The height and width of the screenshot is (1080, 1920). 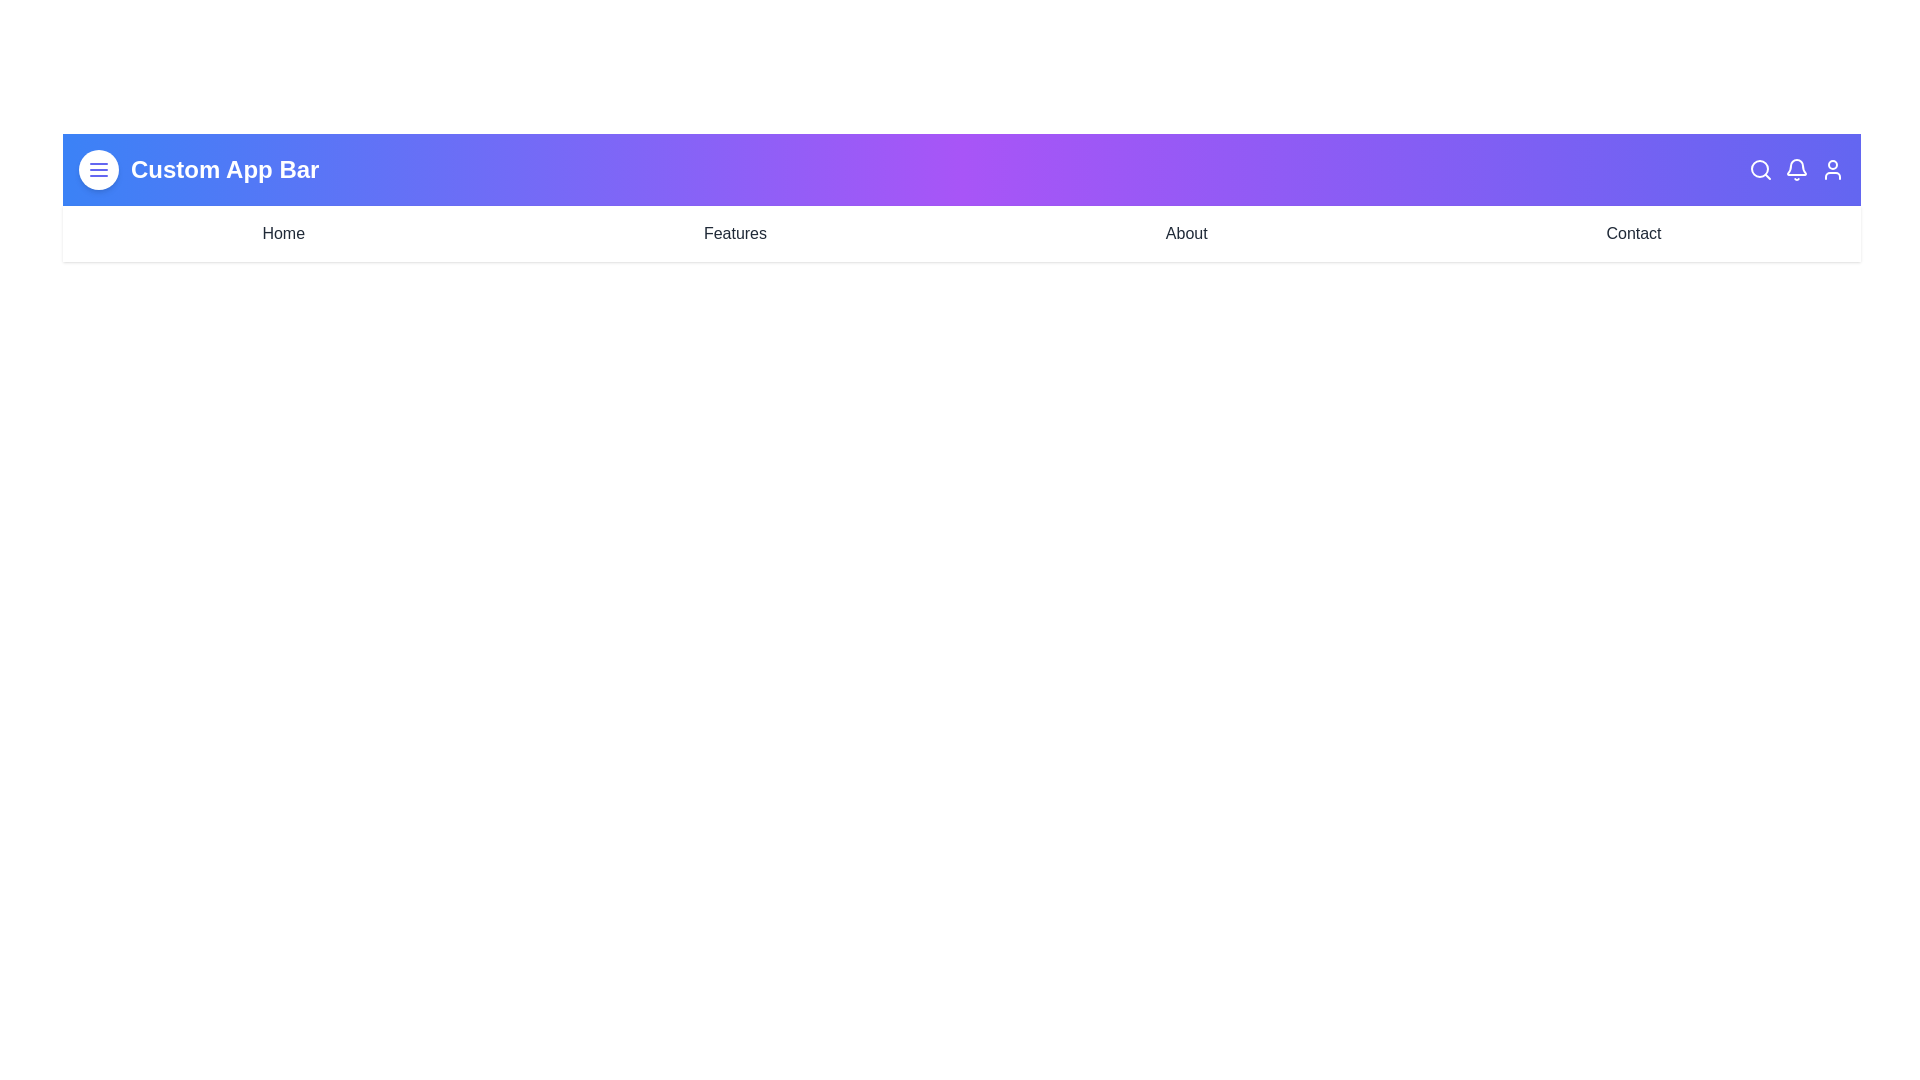 What do you see at coordinates (961, 197) in the screenshot?
I see `the app bar's gradient area to inspect its styling` at bounding box center [961, 197].